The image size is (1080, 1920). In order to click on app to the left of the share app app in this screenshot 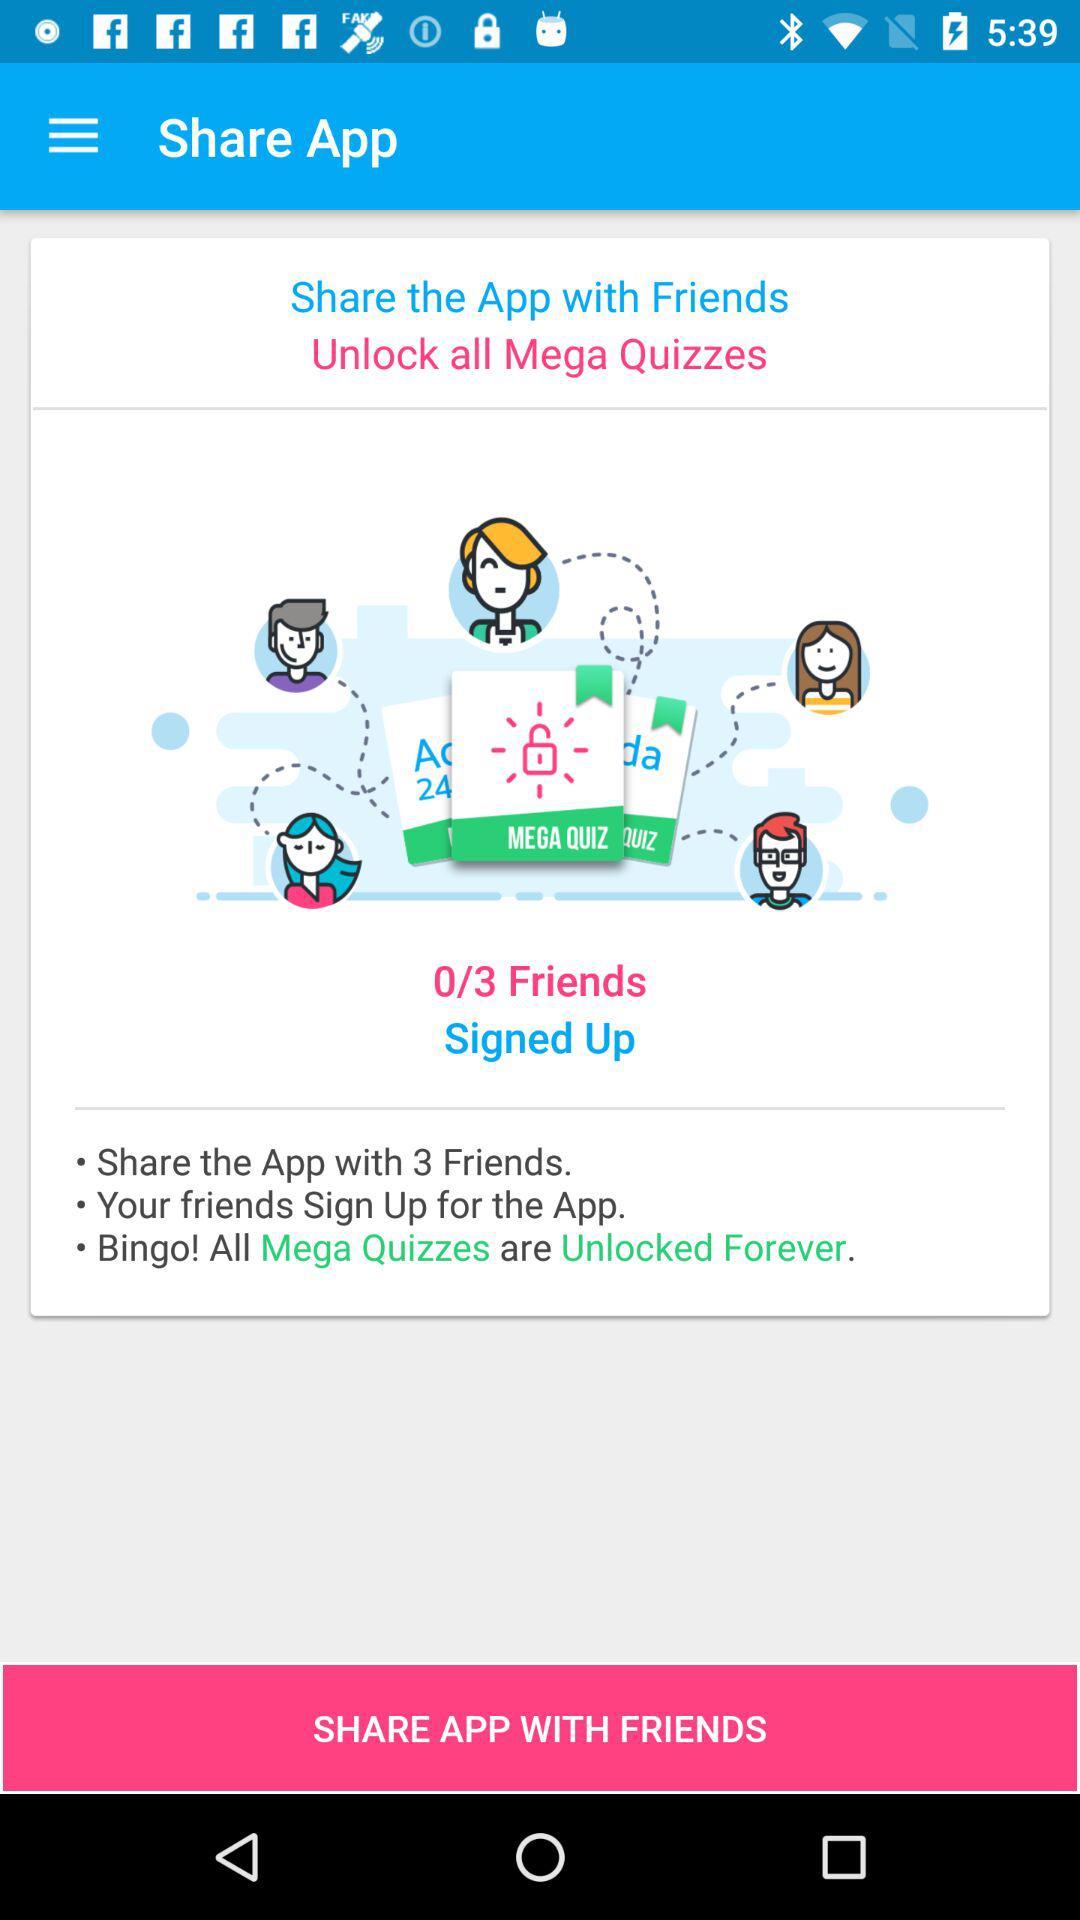, I will do `click(72, 135)`.